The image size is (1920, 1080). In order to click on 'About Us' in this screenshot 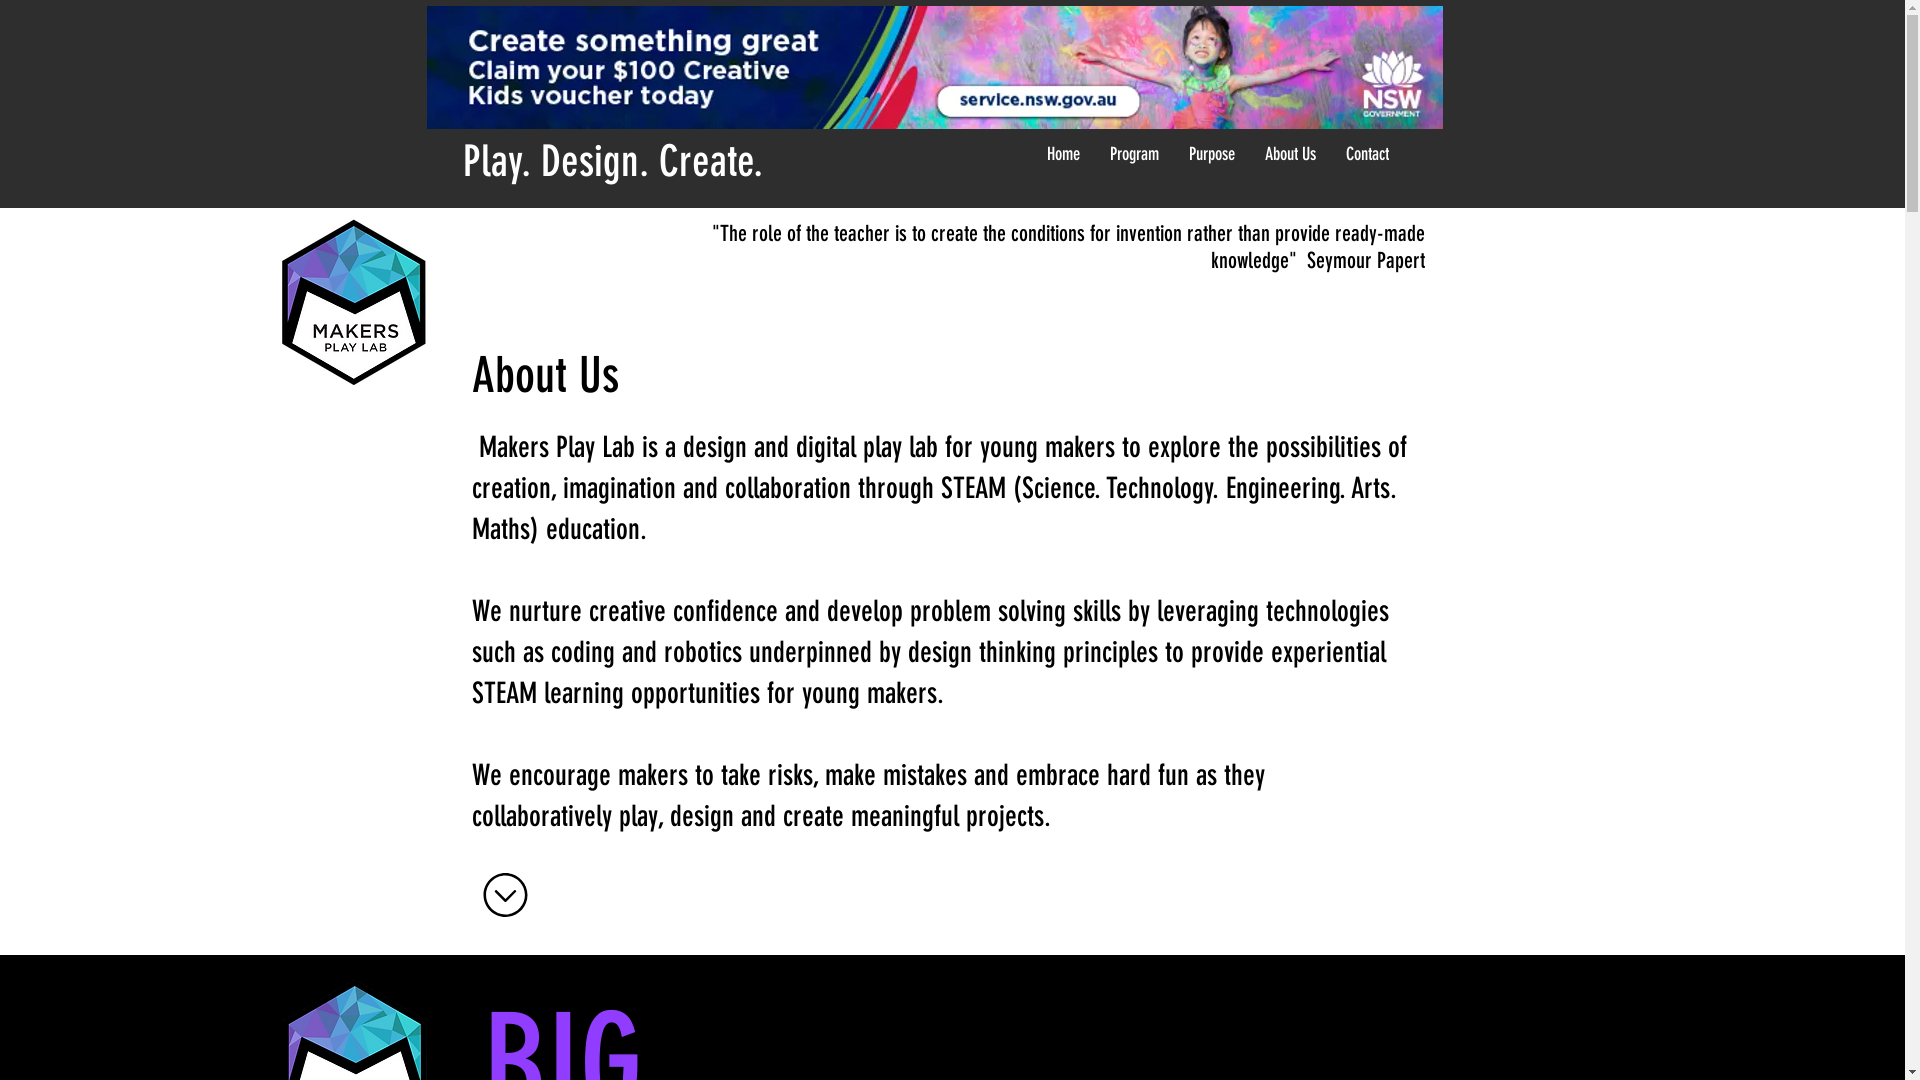, I will do `click(1290, 153)`.